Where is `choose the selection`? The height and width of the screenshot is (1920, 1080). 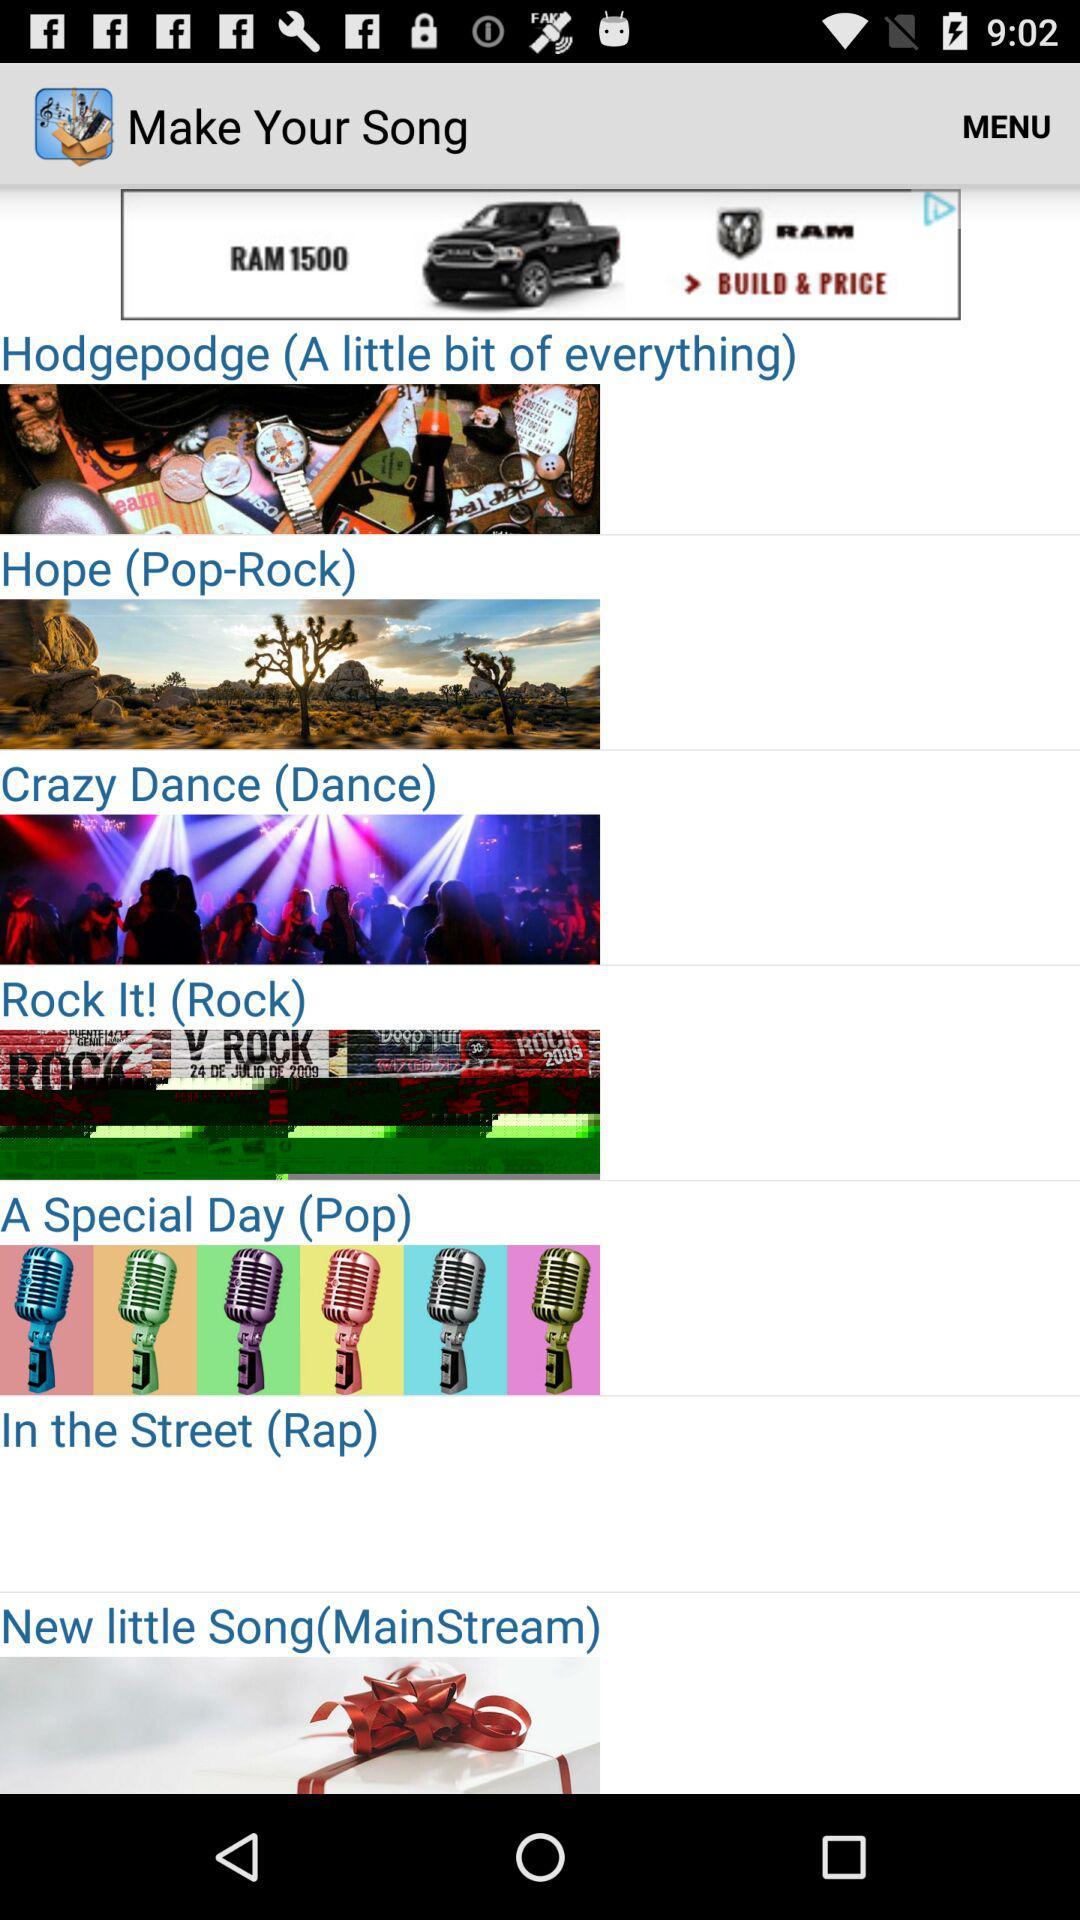 choose the selection is located at coordinates (300, 1320).